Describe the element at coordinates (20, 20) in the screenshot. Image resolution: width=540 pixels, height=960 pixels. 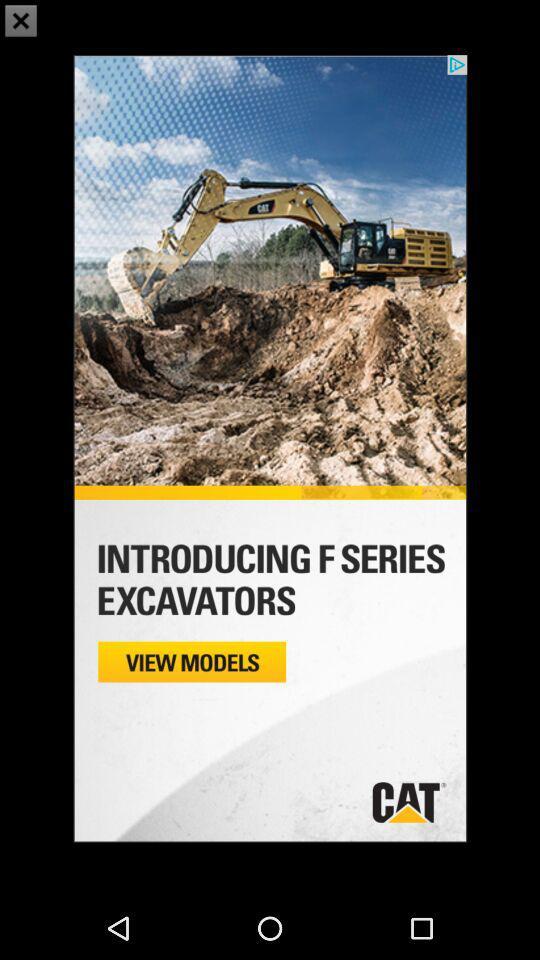
I see `the close icon` at that location.